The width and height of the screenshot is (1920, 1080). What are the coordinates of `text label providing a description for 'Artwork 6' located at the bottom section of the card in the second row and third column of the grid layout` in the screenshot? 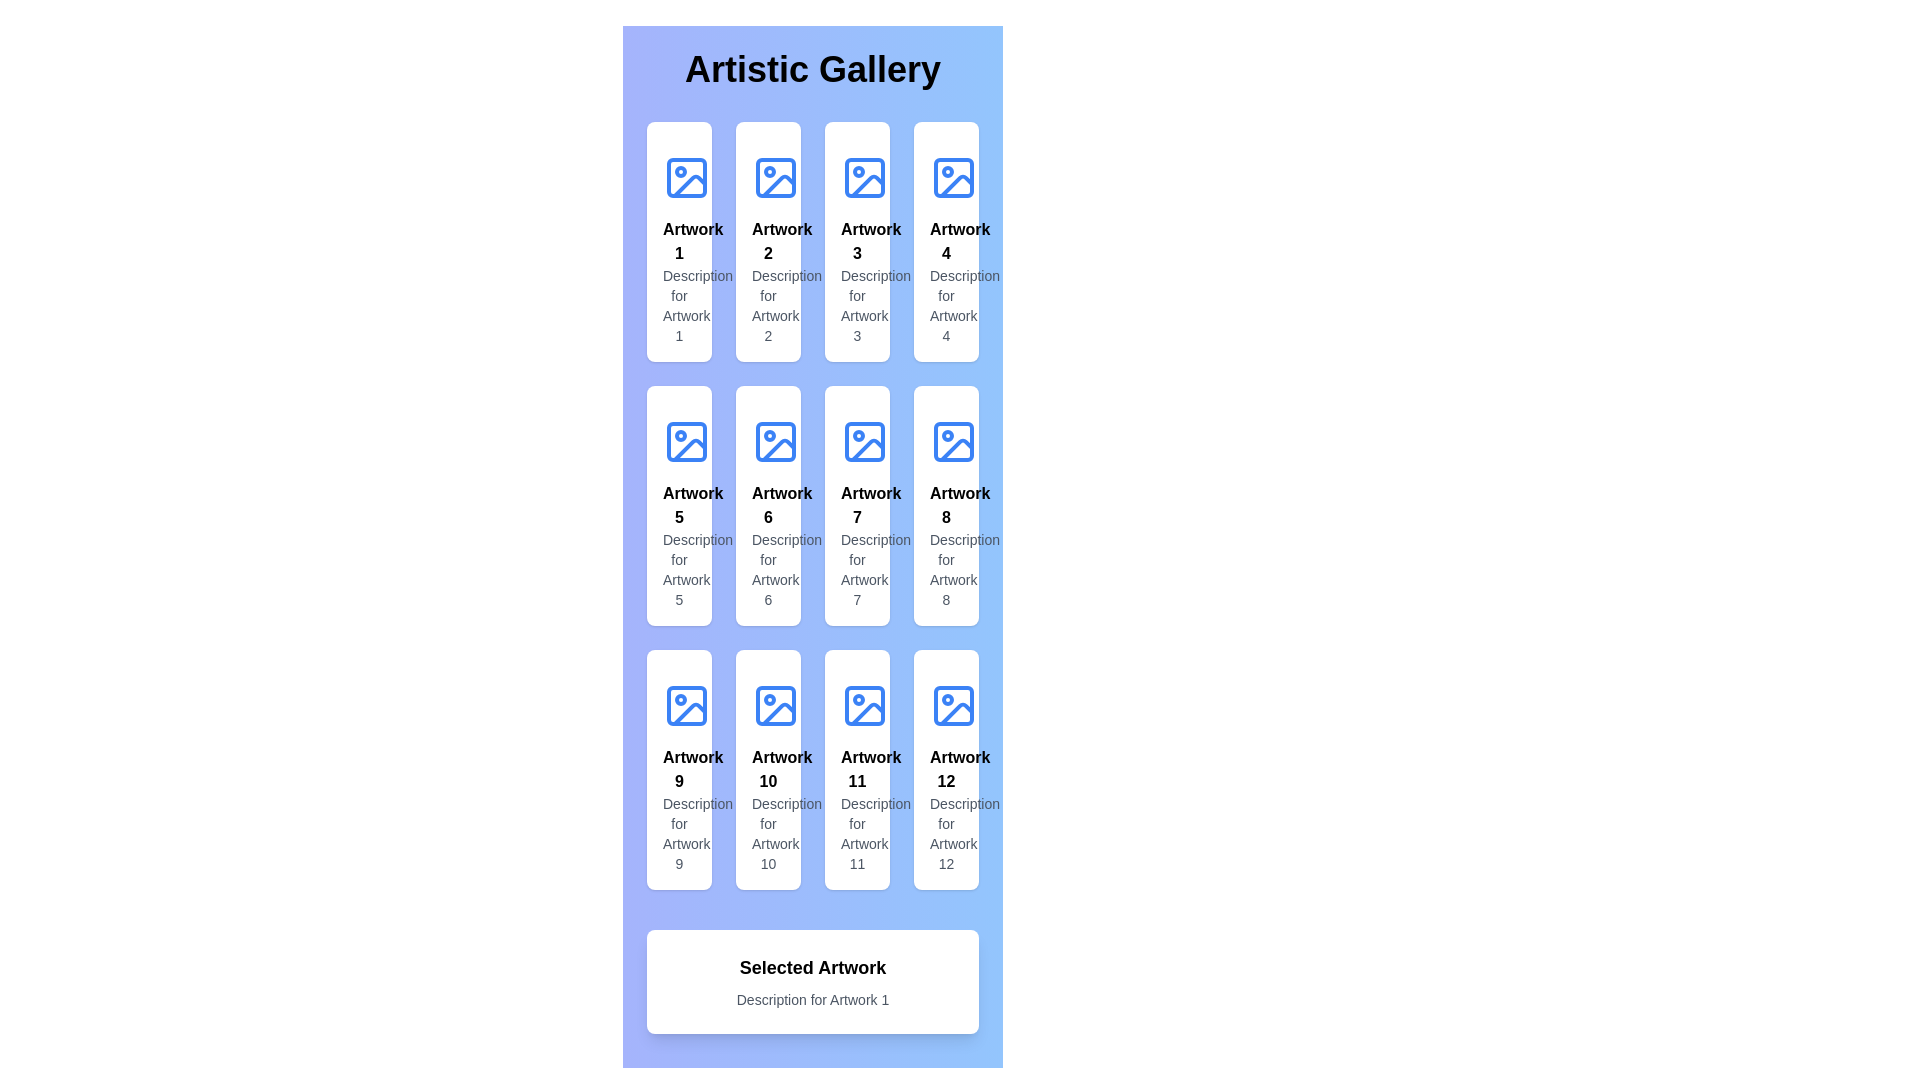 It's located at (767, 570).